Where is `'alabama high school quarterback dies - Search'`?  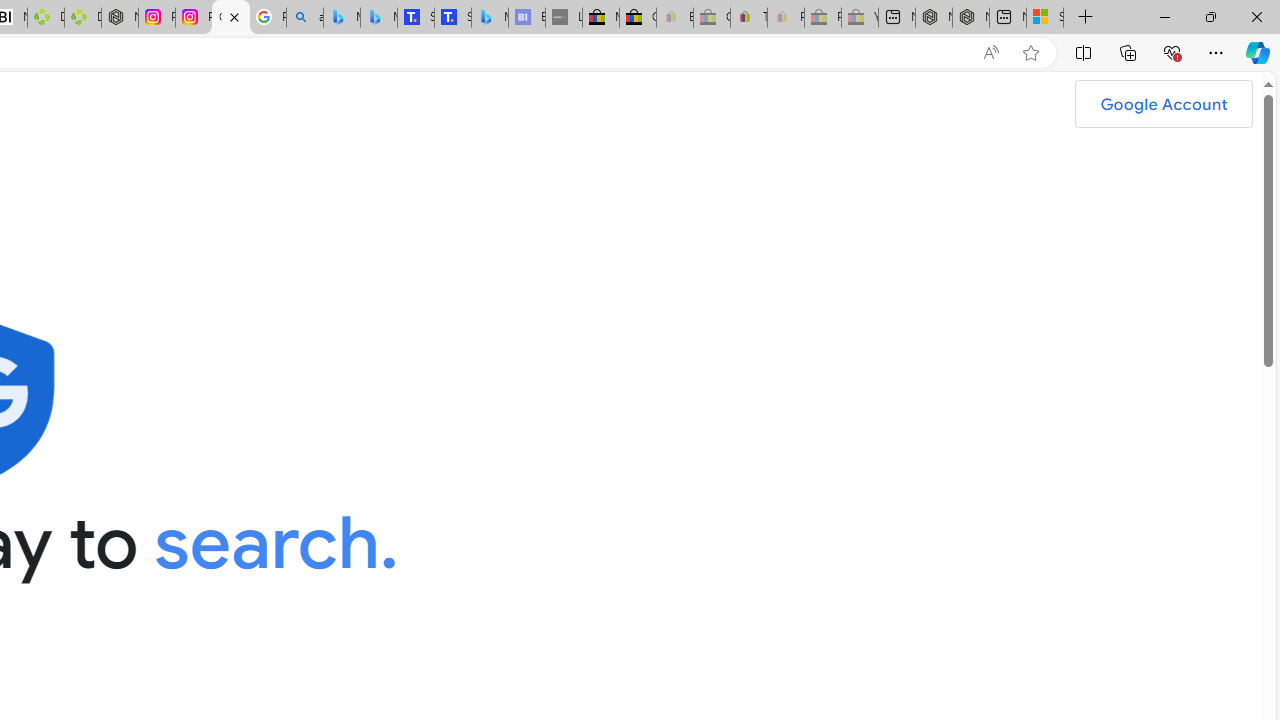
'alabama high school quarterback dies - Search' is located at coordinates (303, 17).